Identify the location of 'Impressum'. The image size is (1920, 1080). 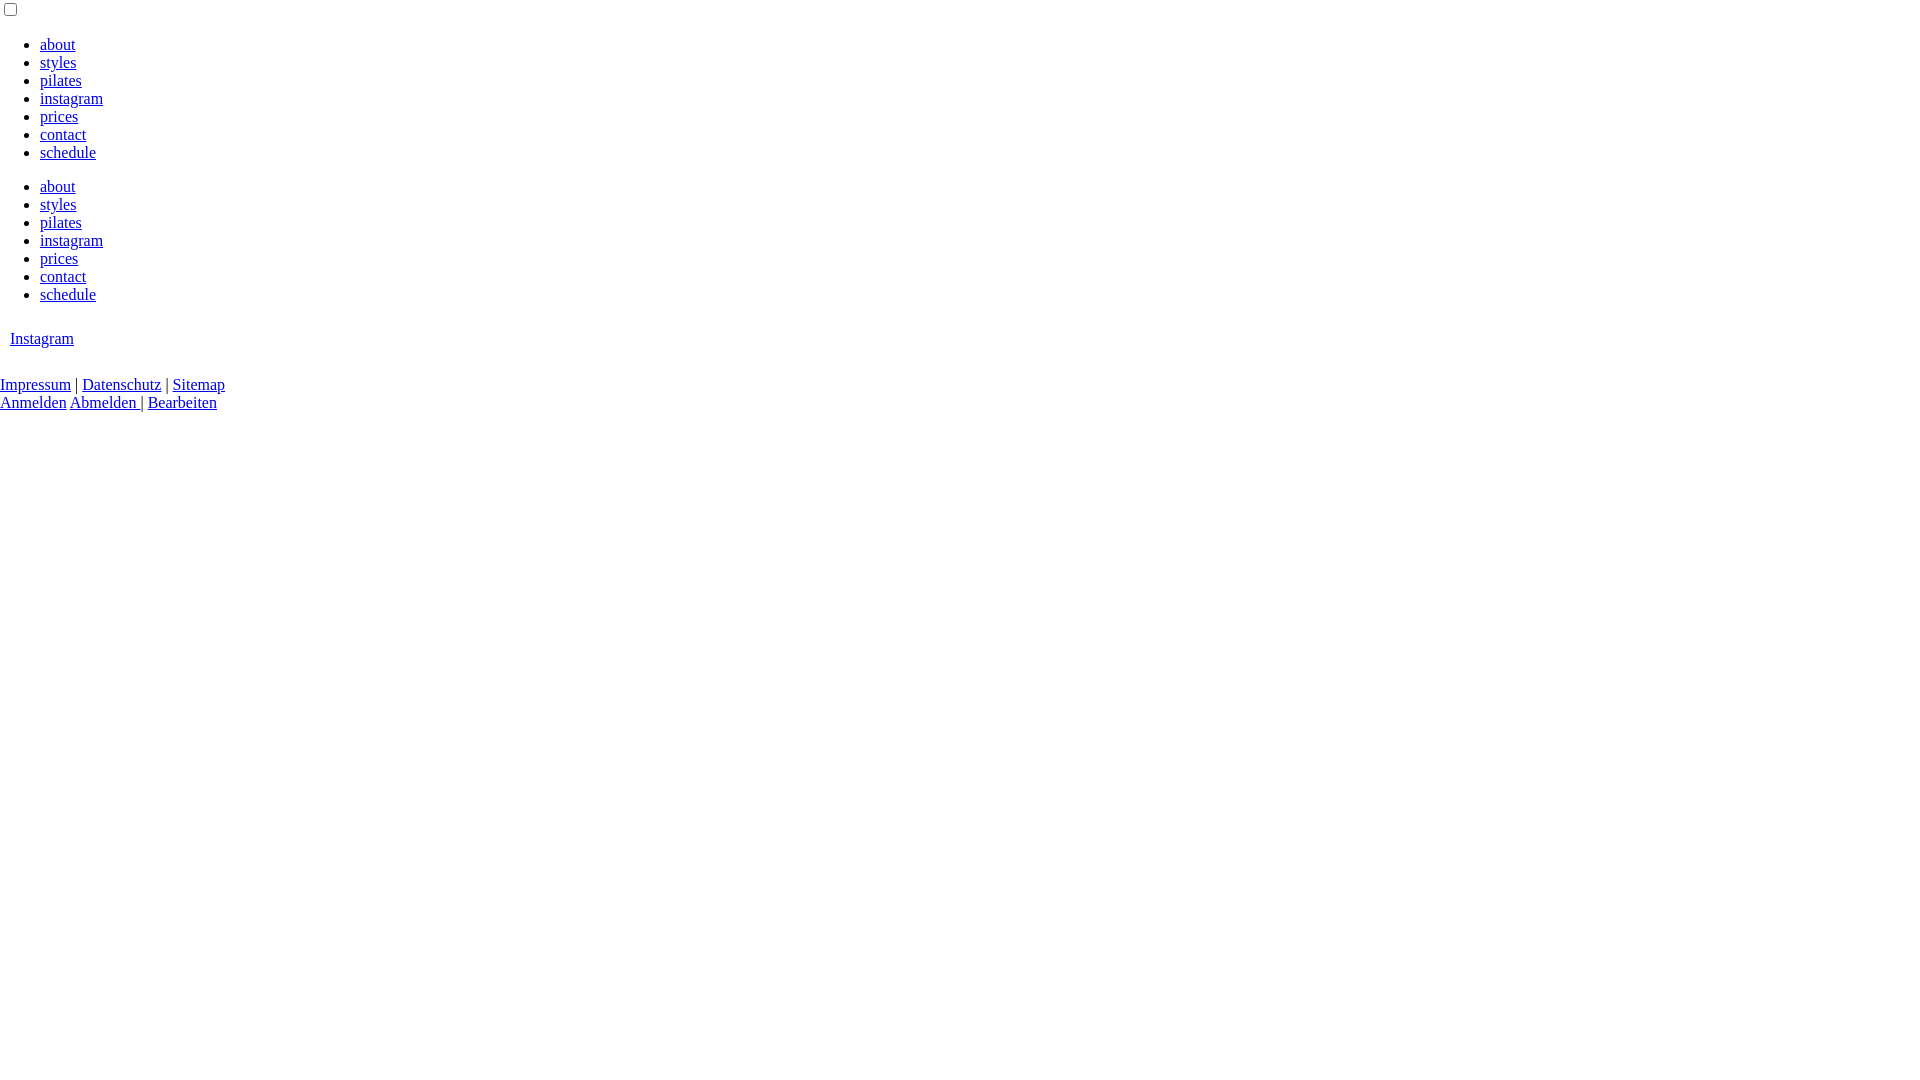
(0, 384).